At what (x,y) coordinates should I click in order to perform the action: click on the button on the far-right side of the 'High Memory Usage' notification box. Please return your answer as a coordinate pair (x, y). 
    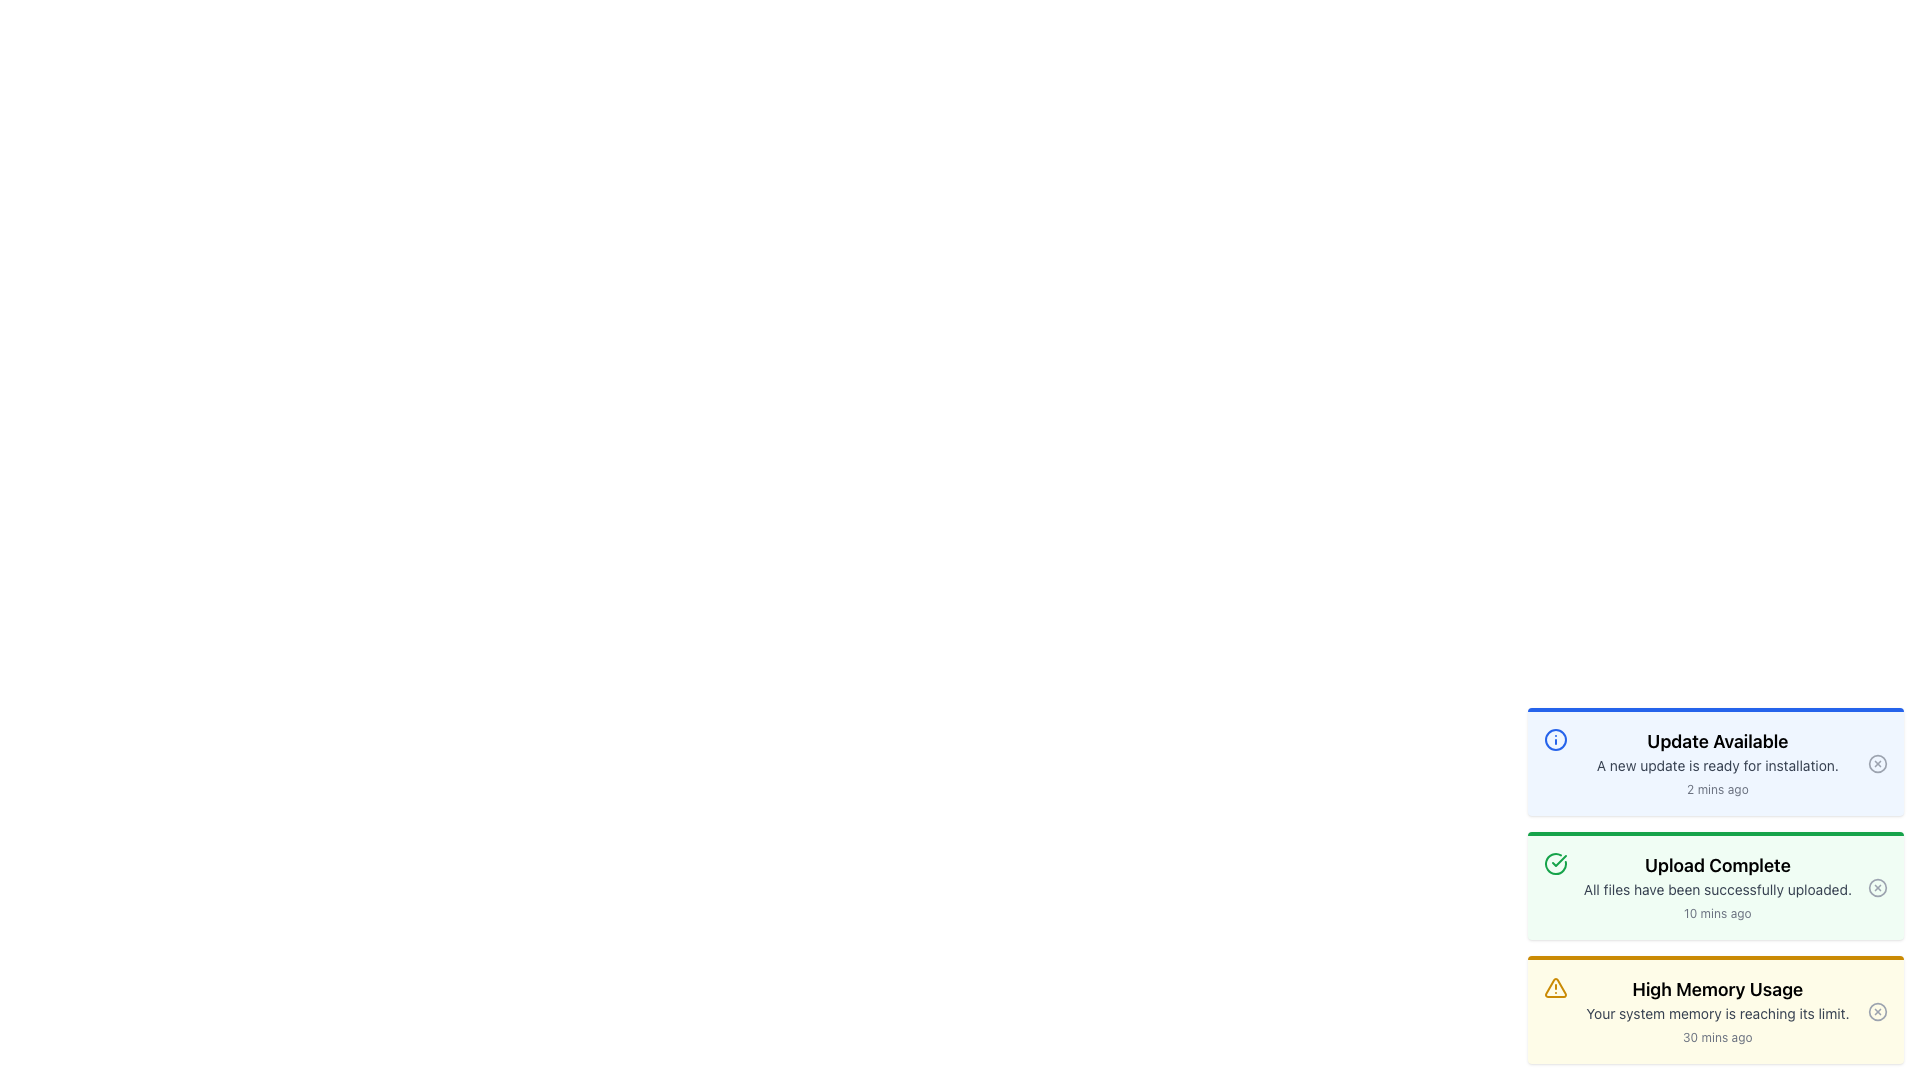
    Looking at the image, I should click on (1876, 1011).